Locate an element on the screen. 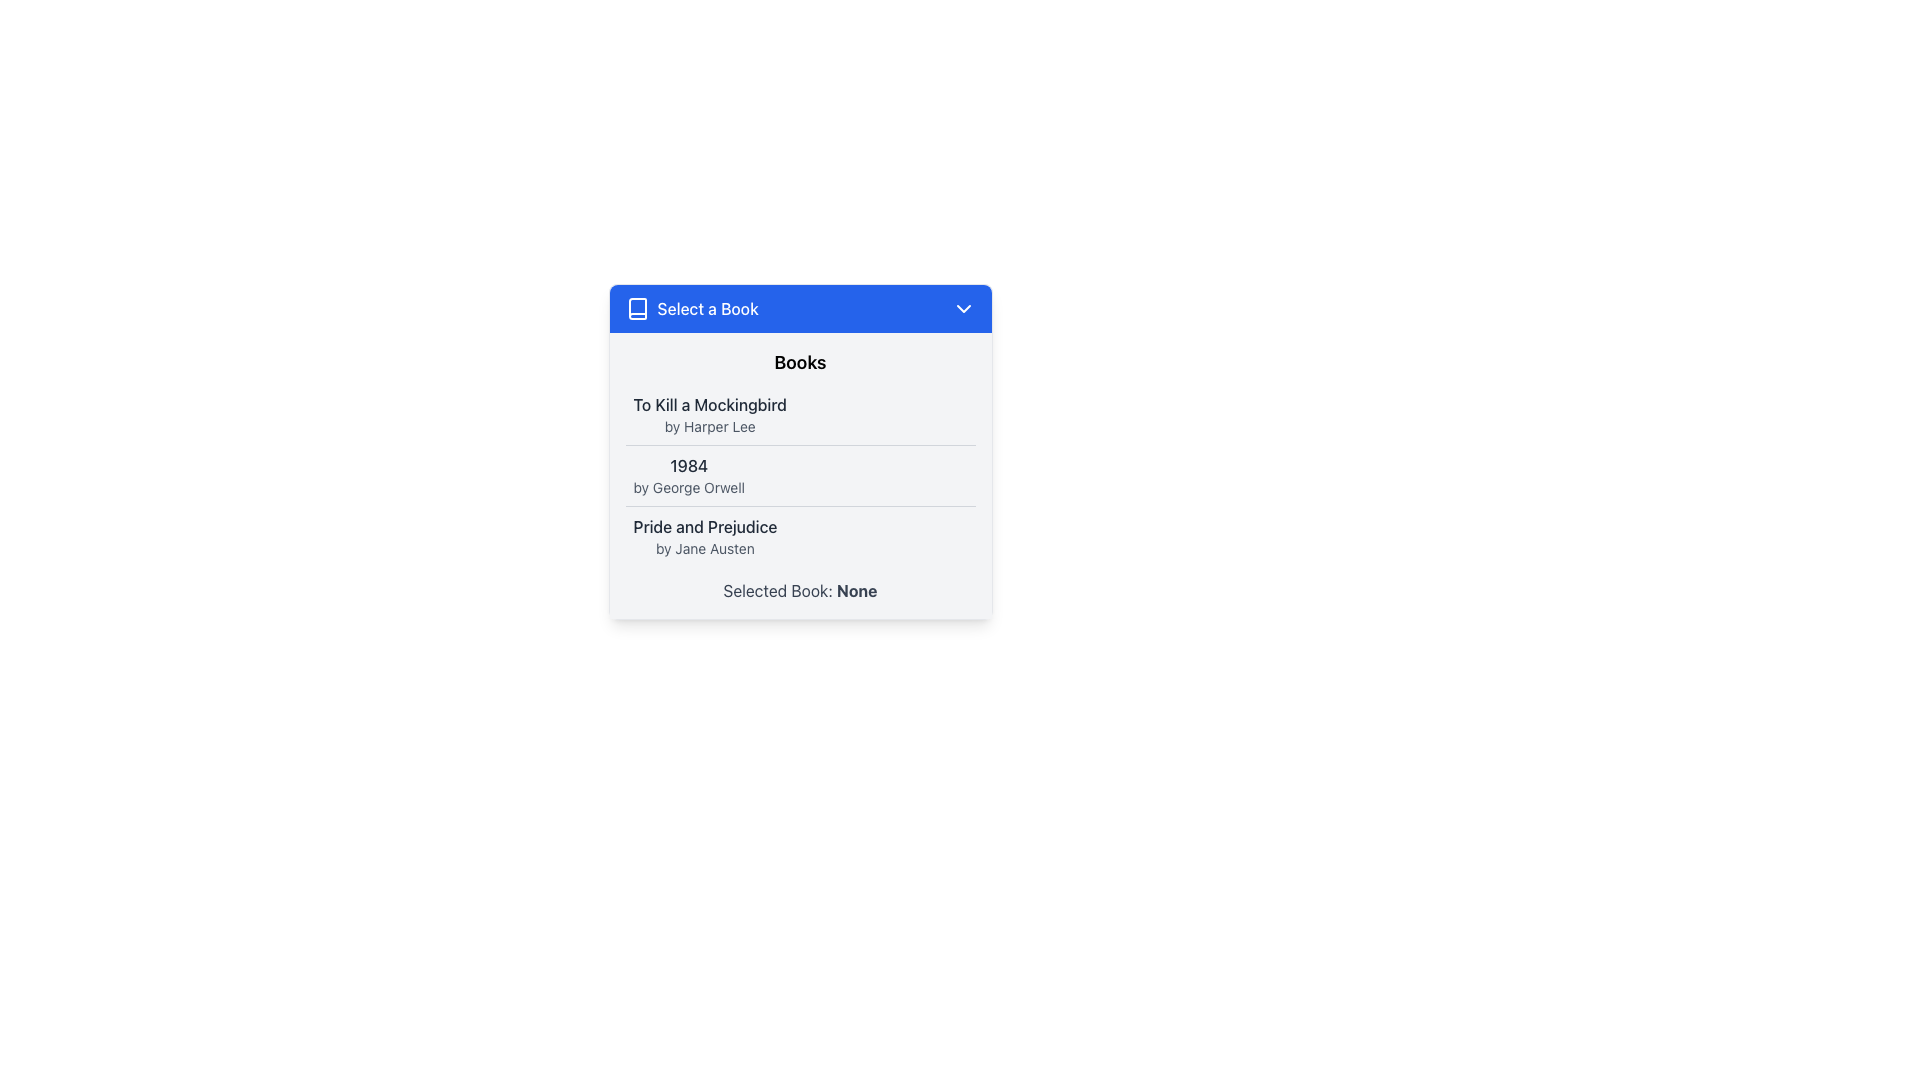 The image size is (1920, 1080). the list item displaying the title '1984' by George Orwell in the dropdown menu 'Select a Book' is located at coordinates (689, 475).